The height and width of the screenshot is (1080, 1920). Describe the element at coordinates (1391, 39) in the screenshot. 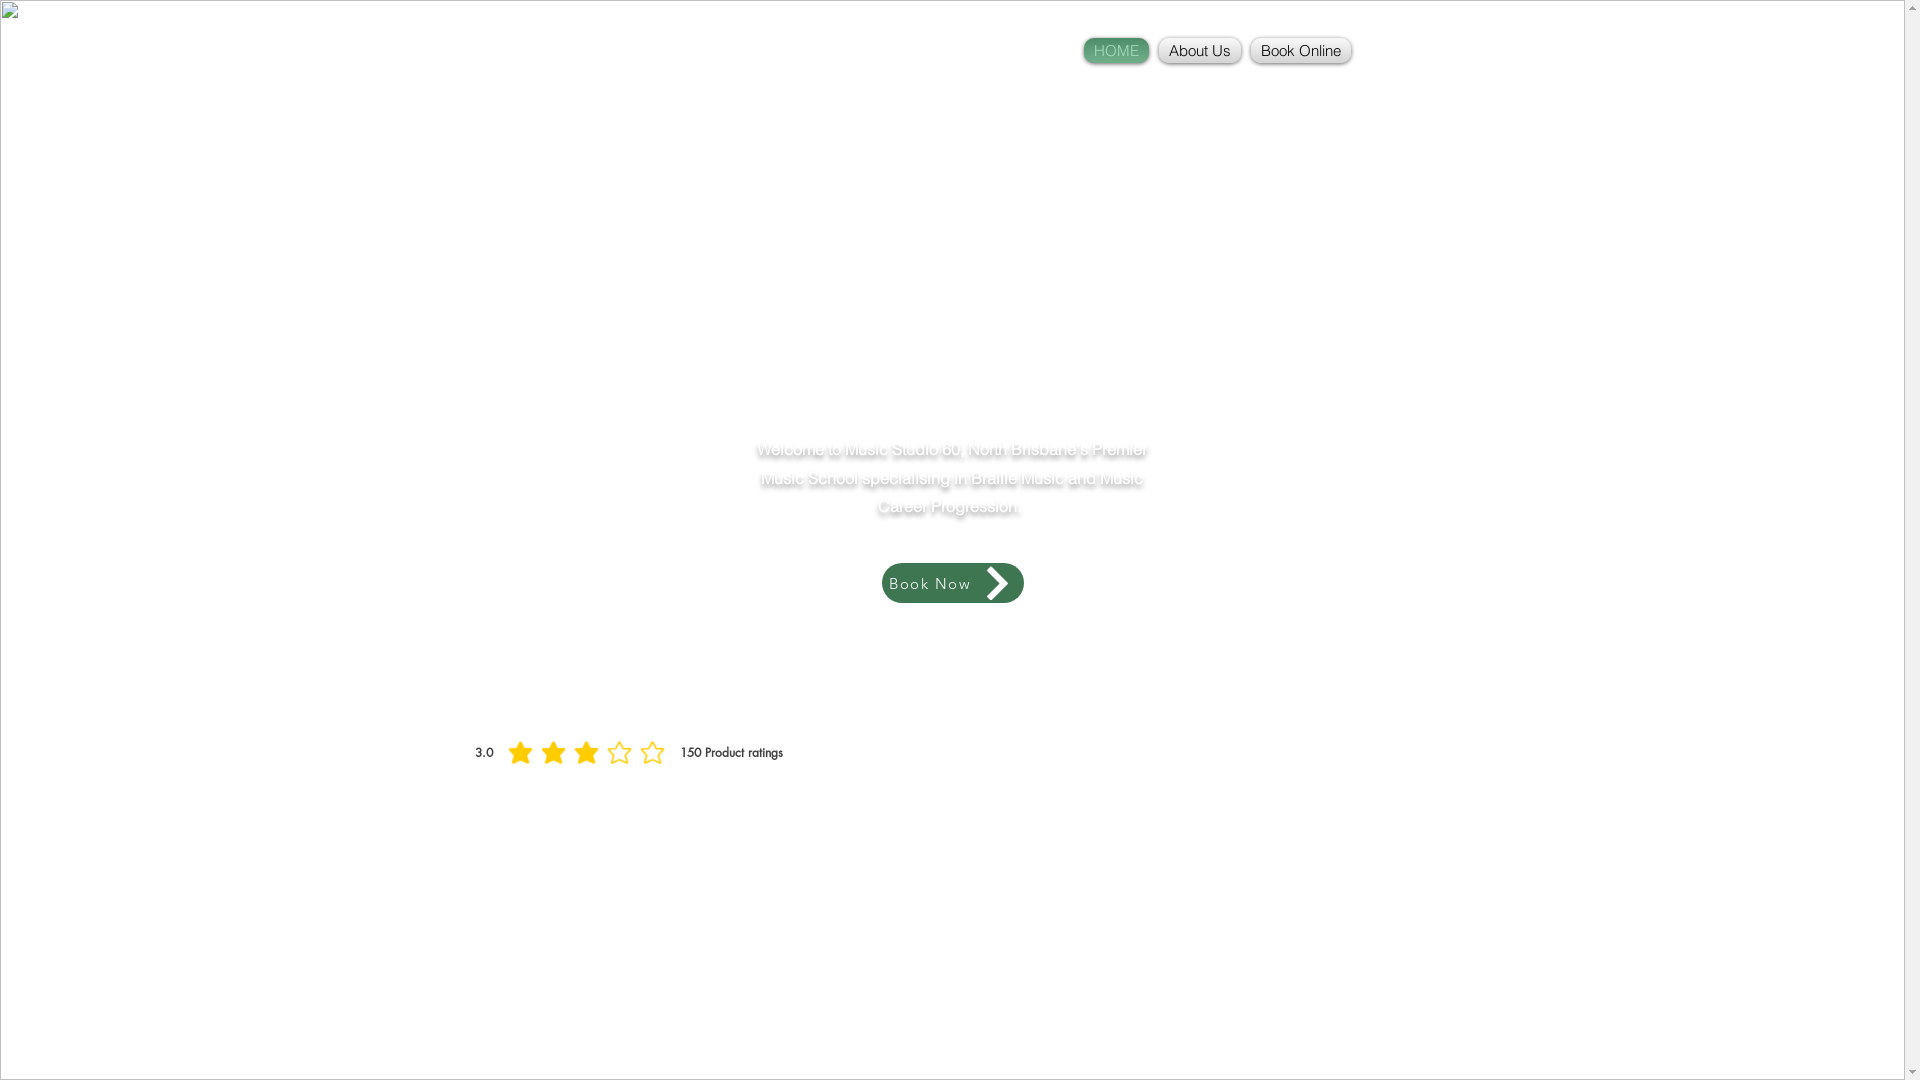

I see `'Log In'` at that location.